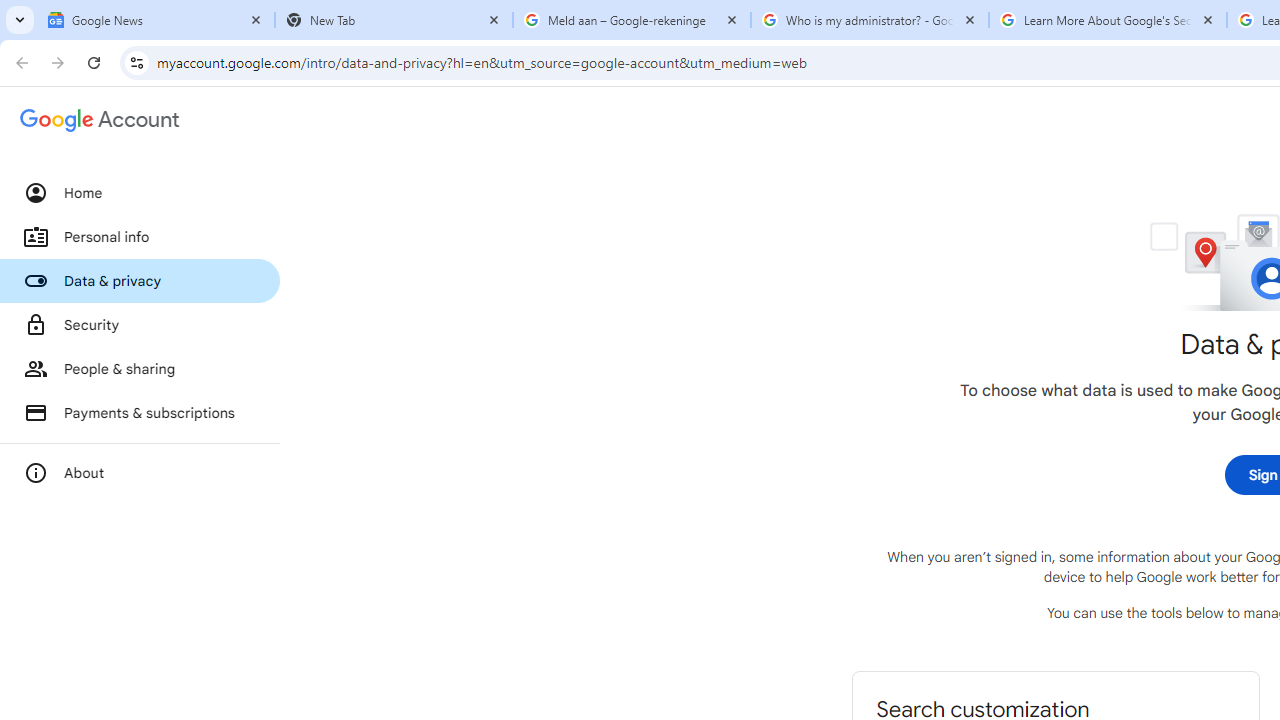  I want to click on 'Google News', so click(155, 20).